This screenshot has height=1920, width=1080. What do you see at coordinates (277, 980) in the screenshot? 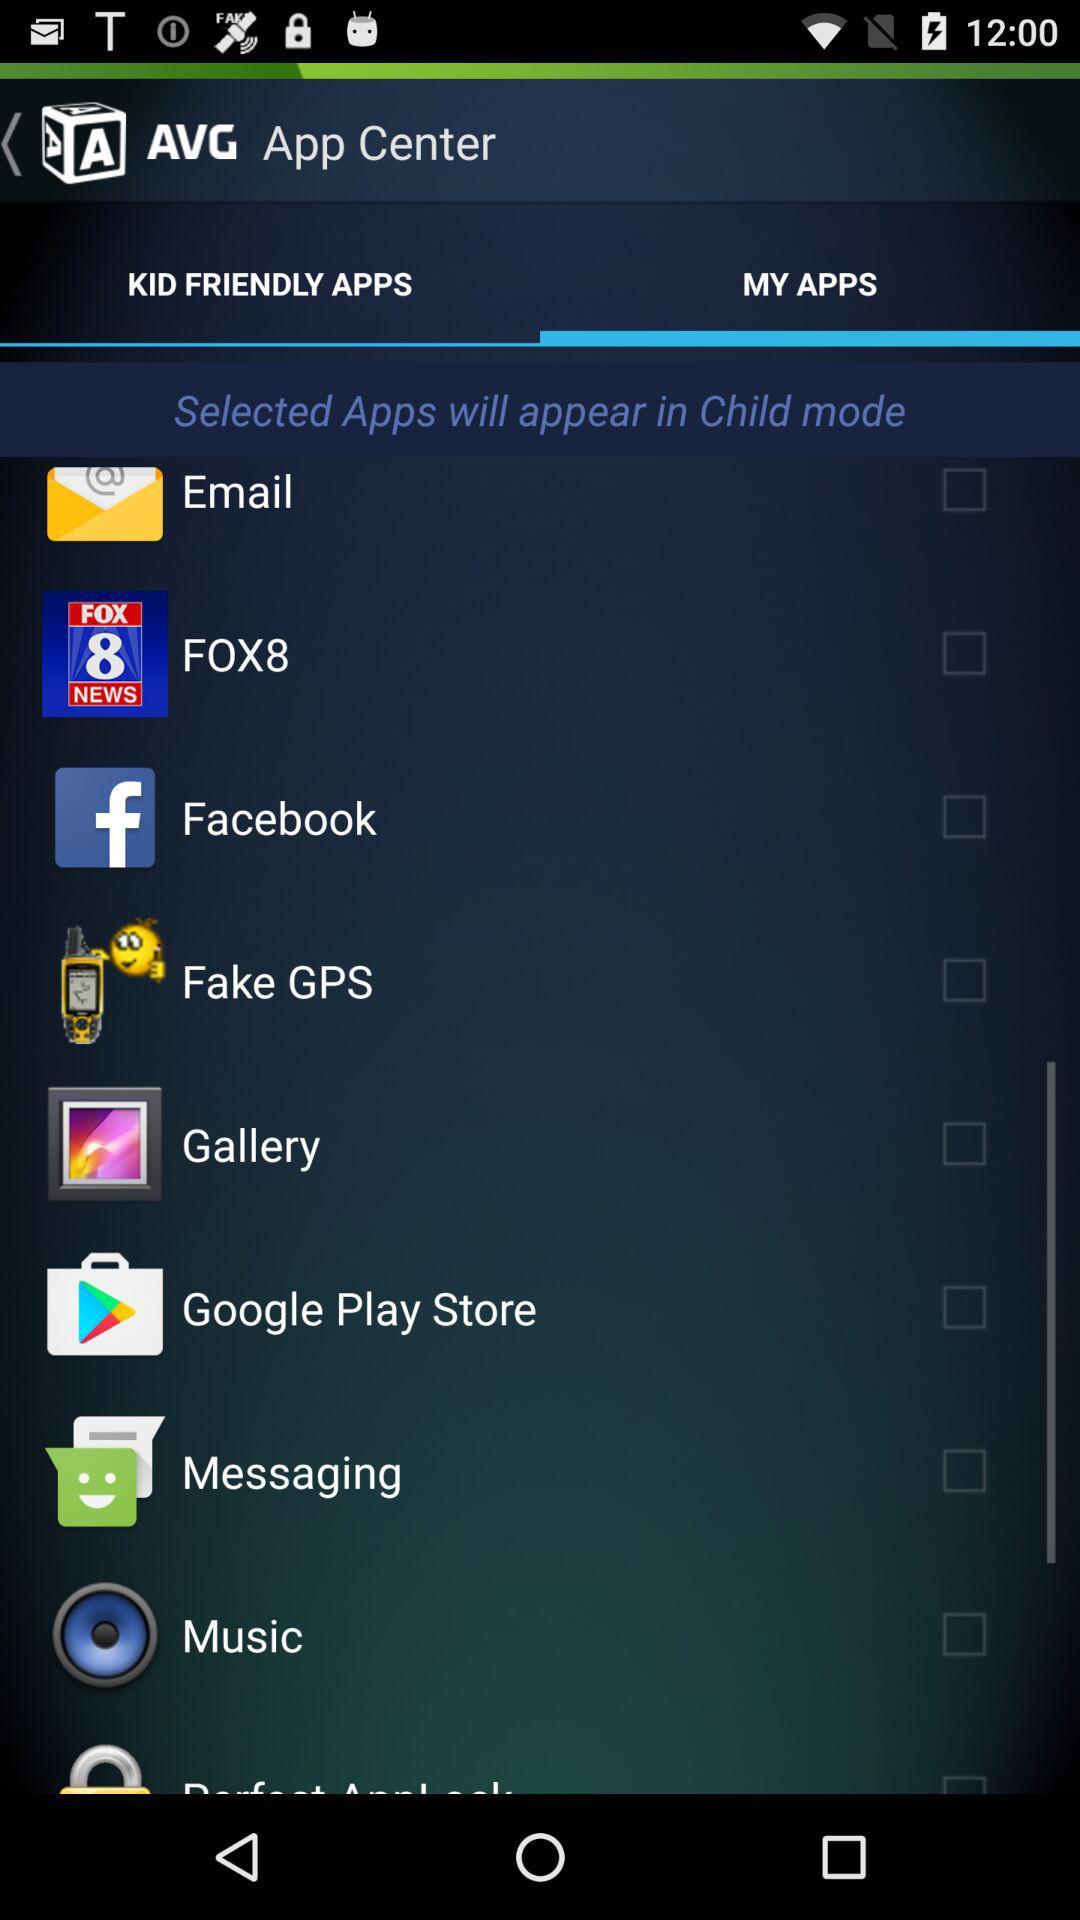
I see `icon above the gallery item` at bounding box center [277, 980].